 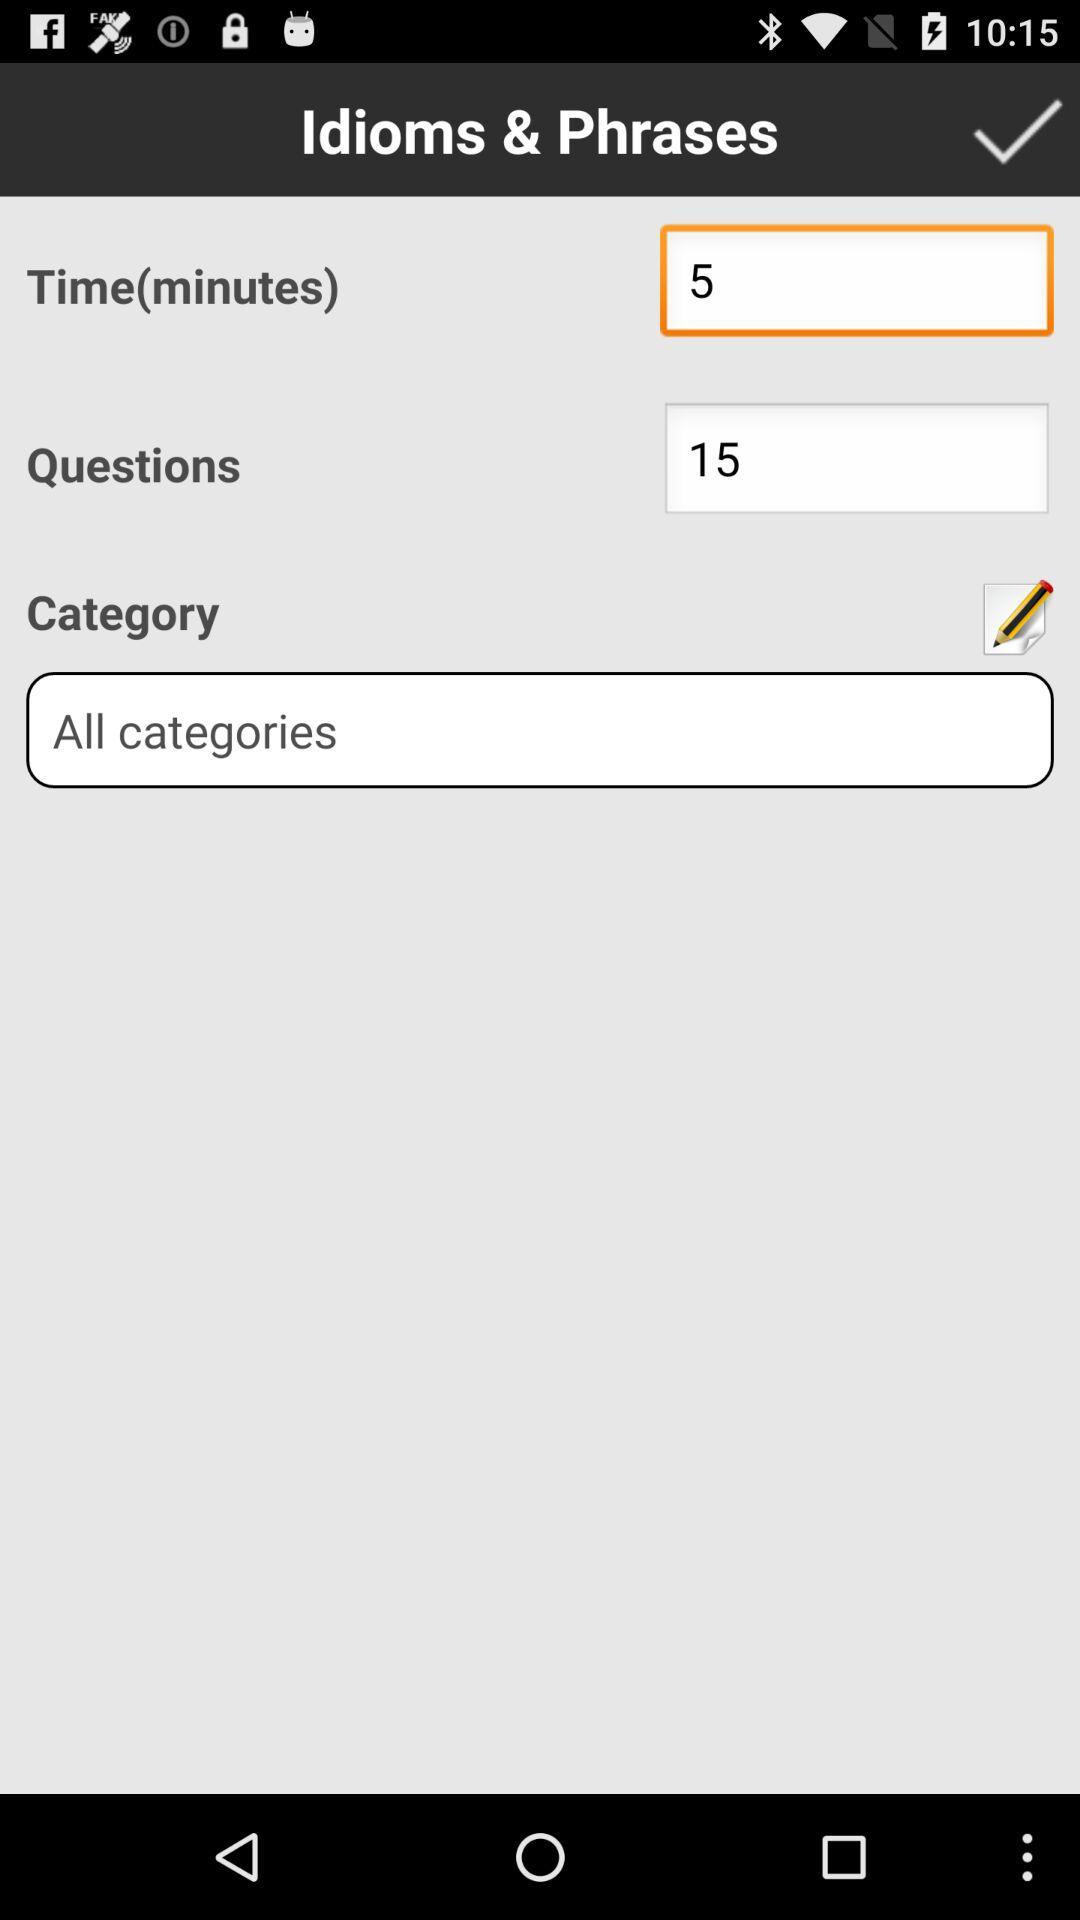 I want to click on validate settings, so click(x=1017, y=128).